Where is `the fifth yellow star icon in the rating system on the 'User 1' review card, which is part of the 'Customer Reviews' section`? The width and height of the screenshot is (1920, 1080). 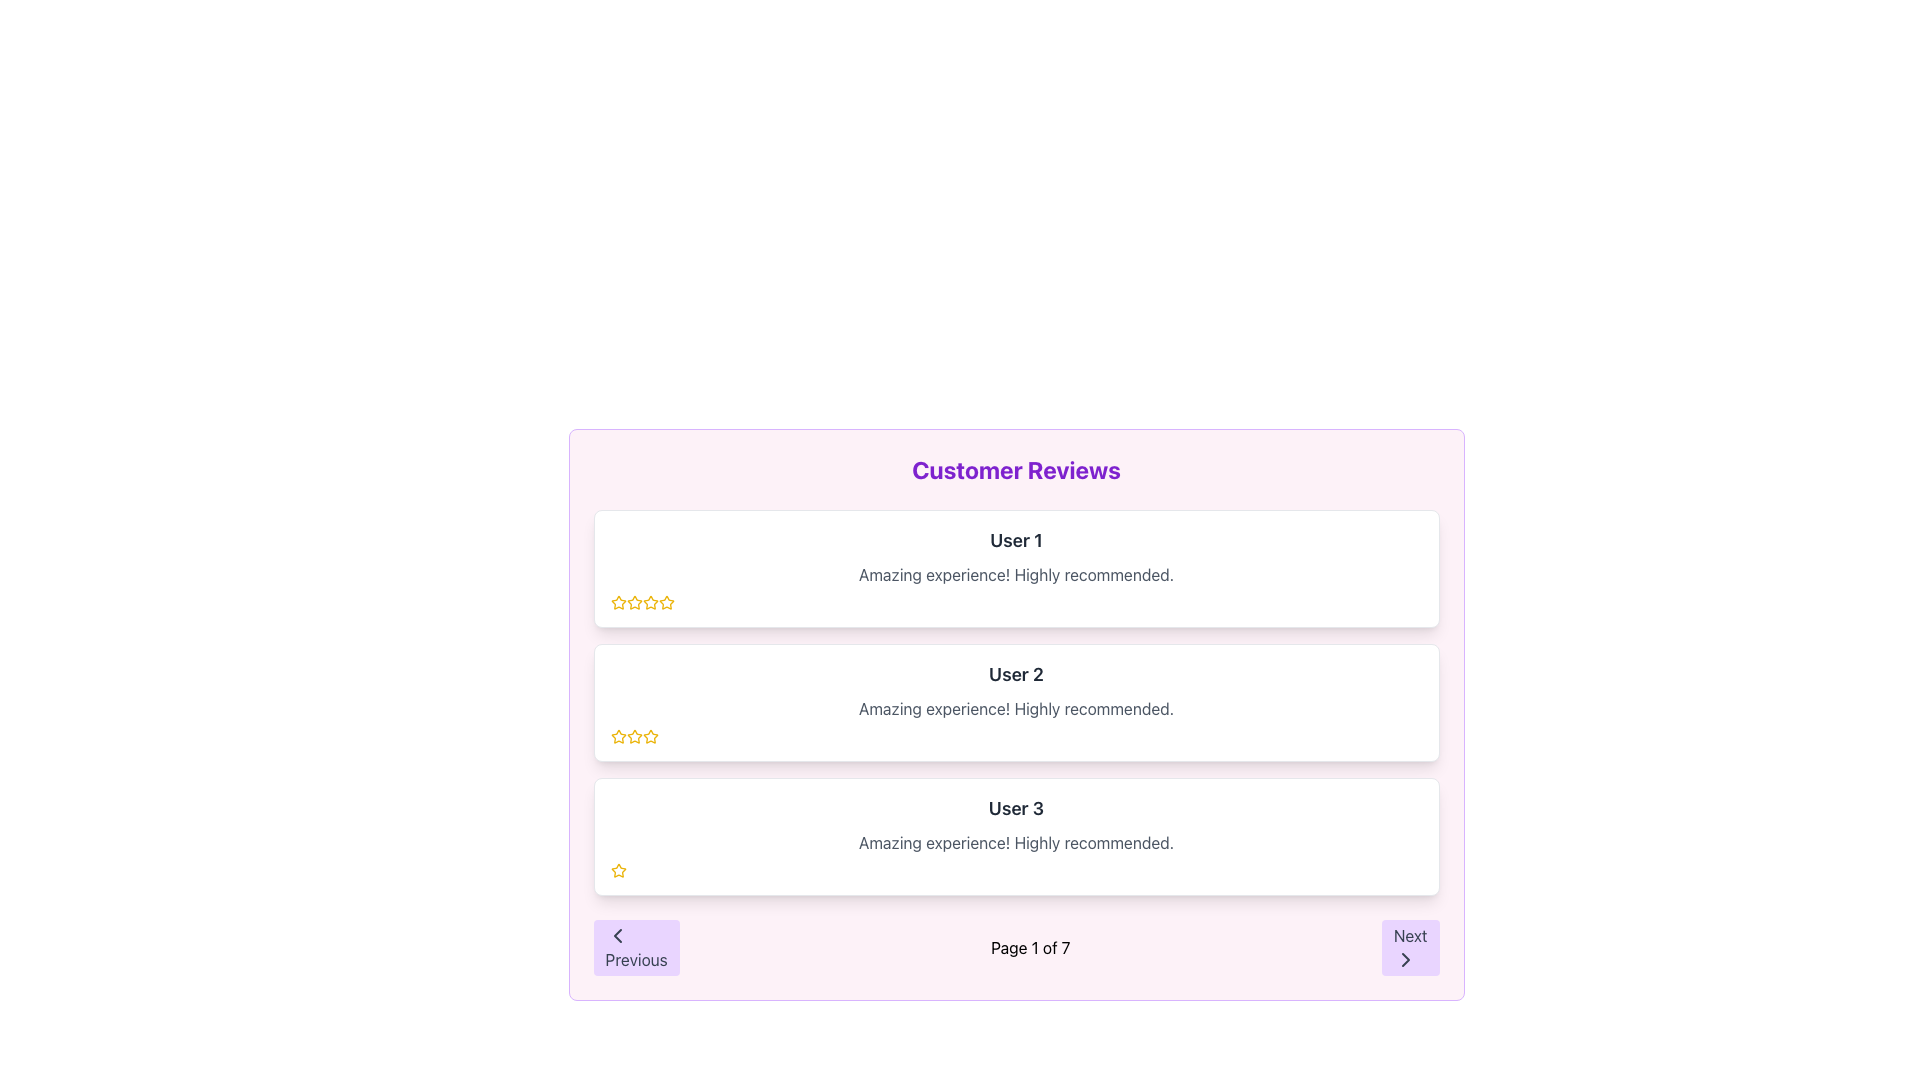
the fifth yellow star icon in the rating system on the 'User 1' review card, which is part of the 'Customer Reviews' section is located at coordinates (666, 601).